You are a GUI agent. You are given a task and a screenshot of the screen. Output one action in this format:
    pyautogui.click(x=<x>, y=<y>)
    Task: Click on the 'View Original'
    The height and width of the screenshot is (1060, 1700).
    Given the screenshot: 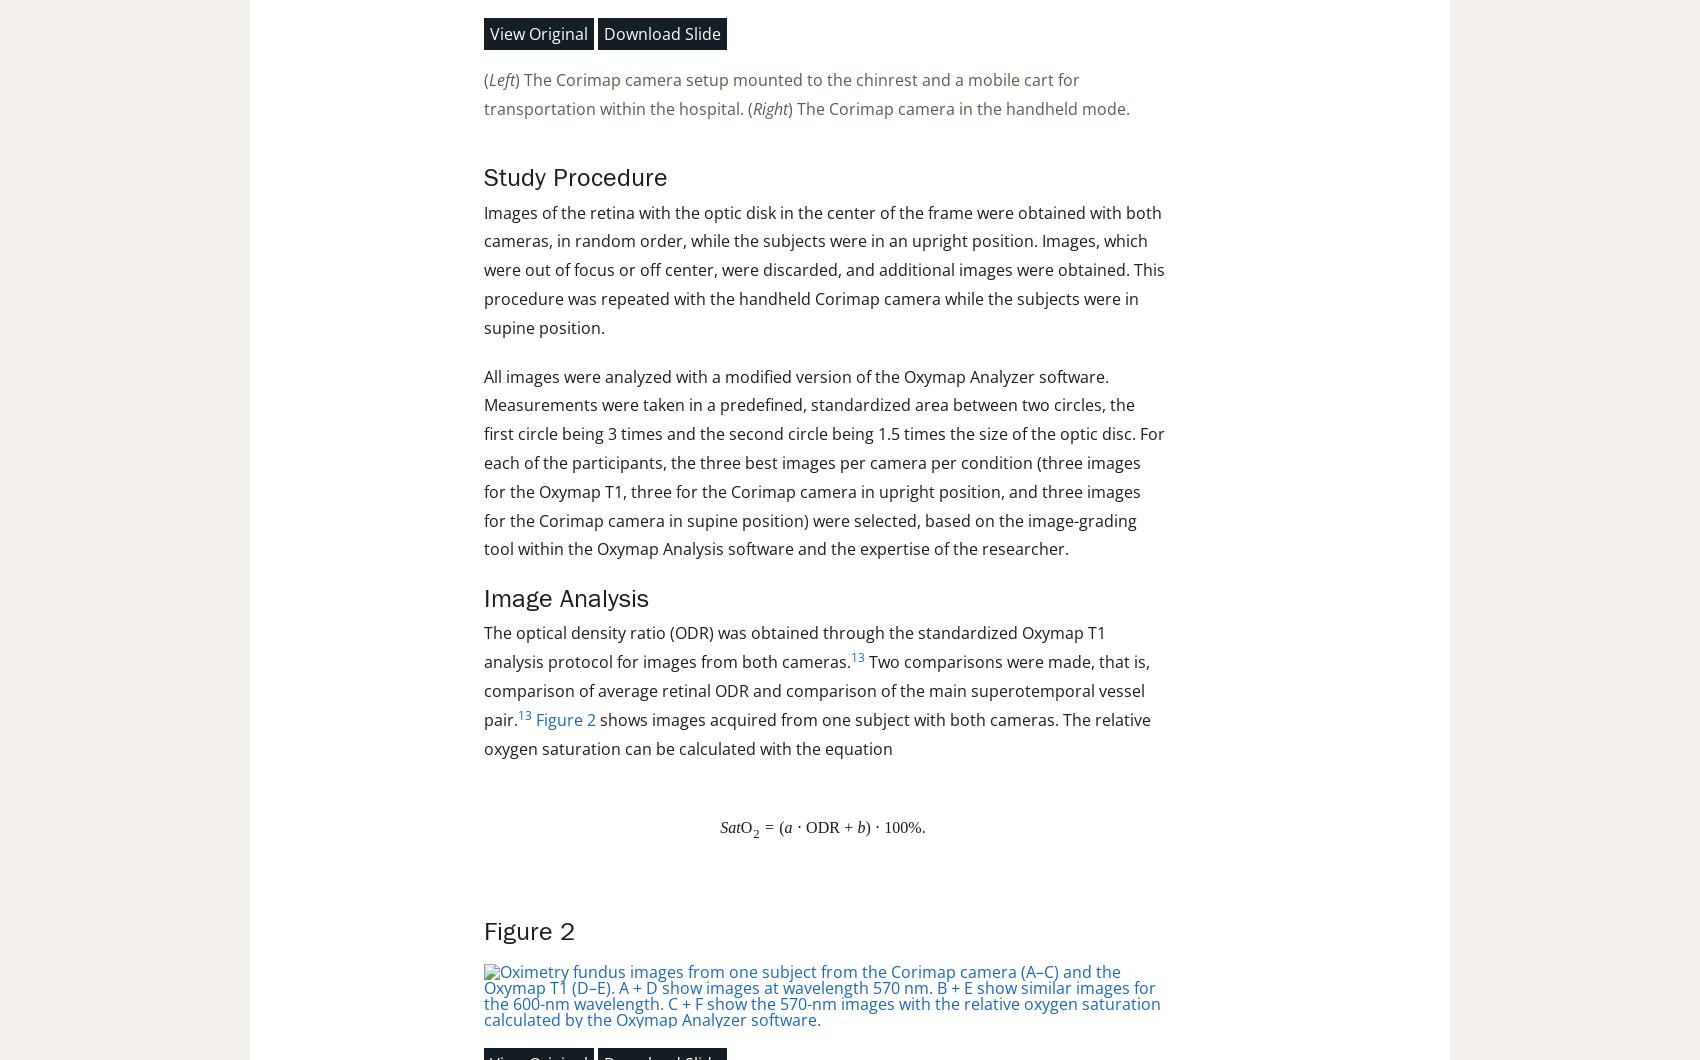 What is the action you would take?
    pyautogui.click(x=538, y=32)
    